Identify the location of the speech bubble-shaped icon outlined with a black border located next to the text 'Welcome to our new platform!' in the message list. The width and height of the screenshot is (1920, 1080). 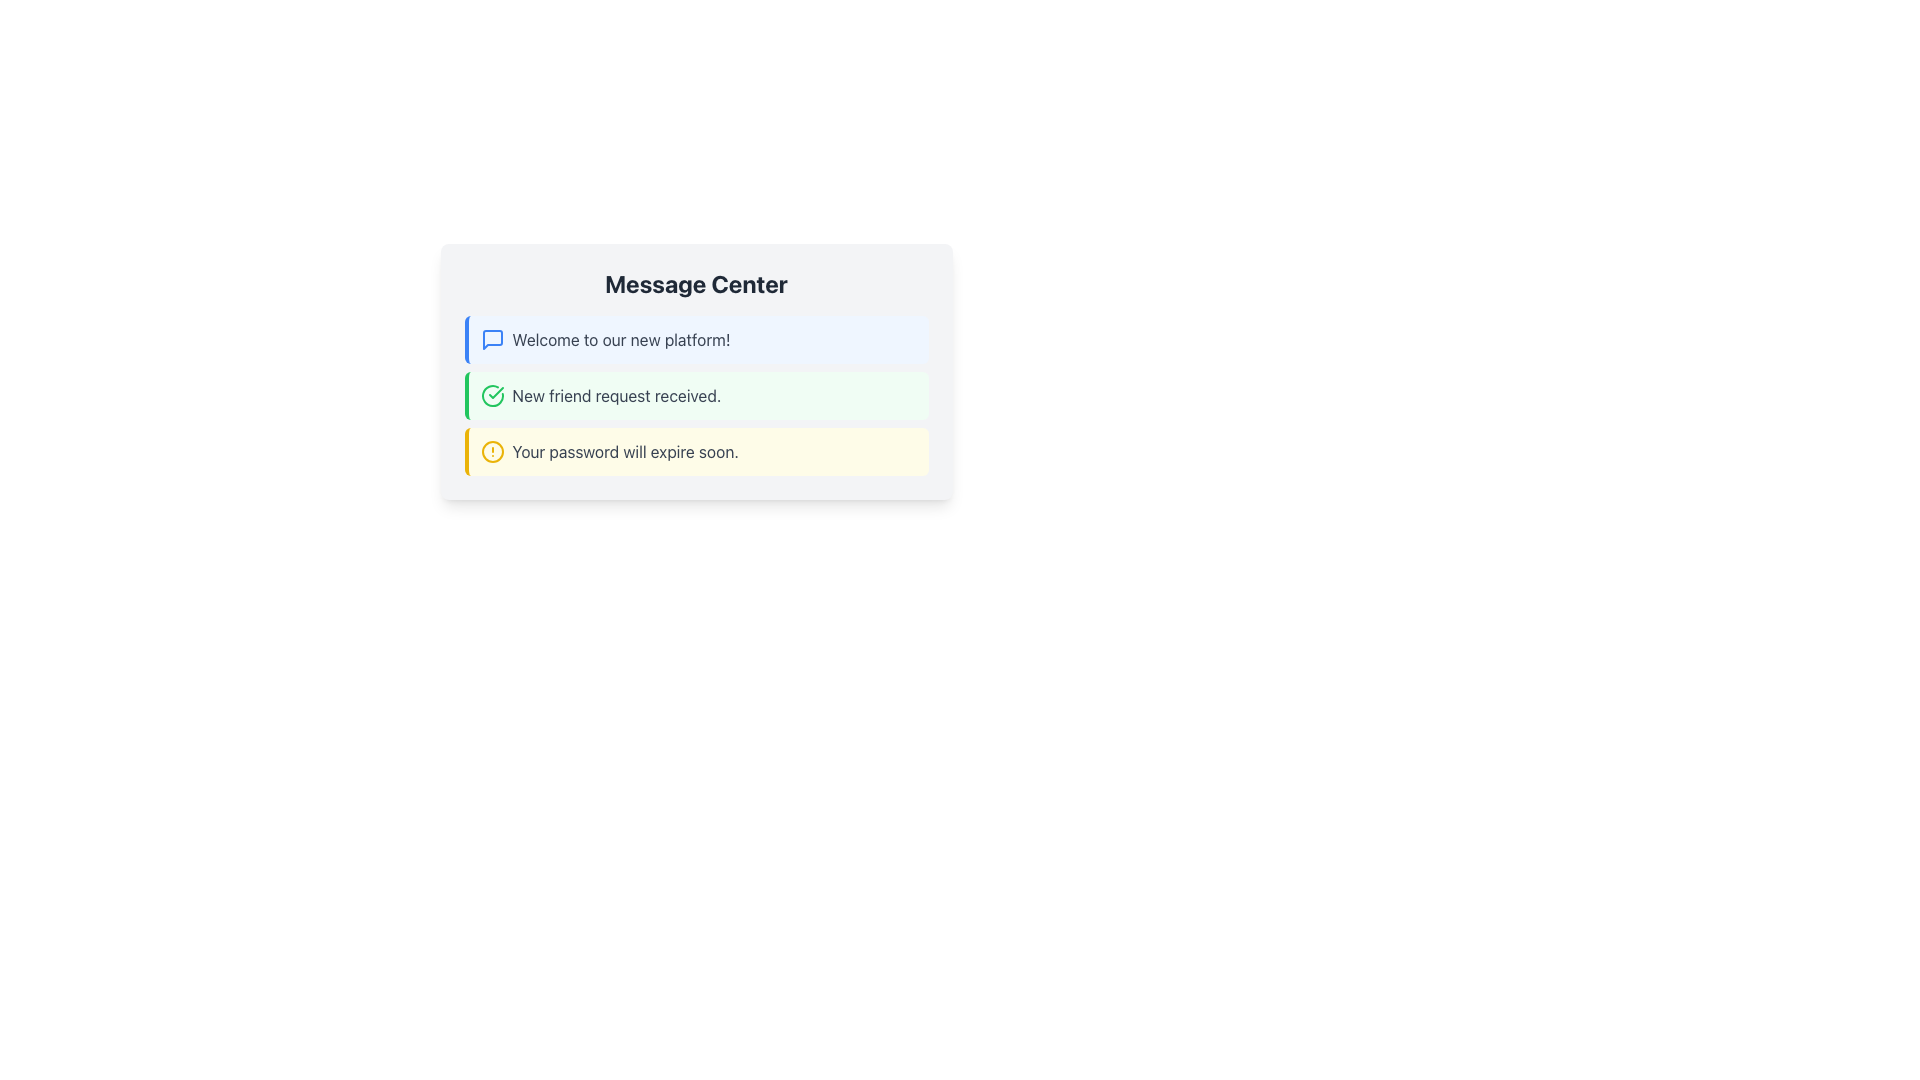
(492, 338).